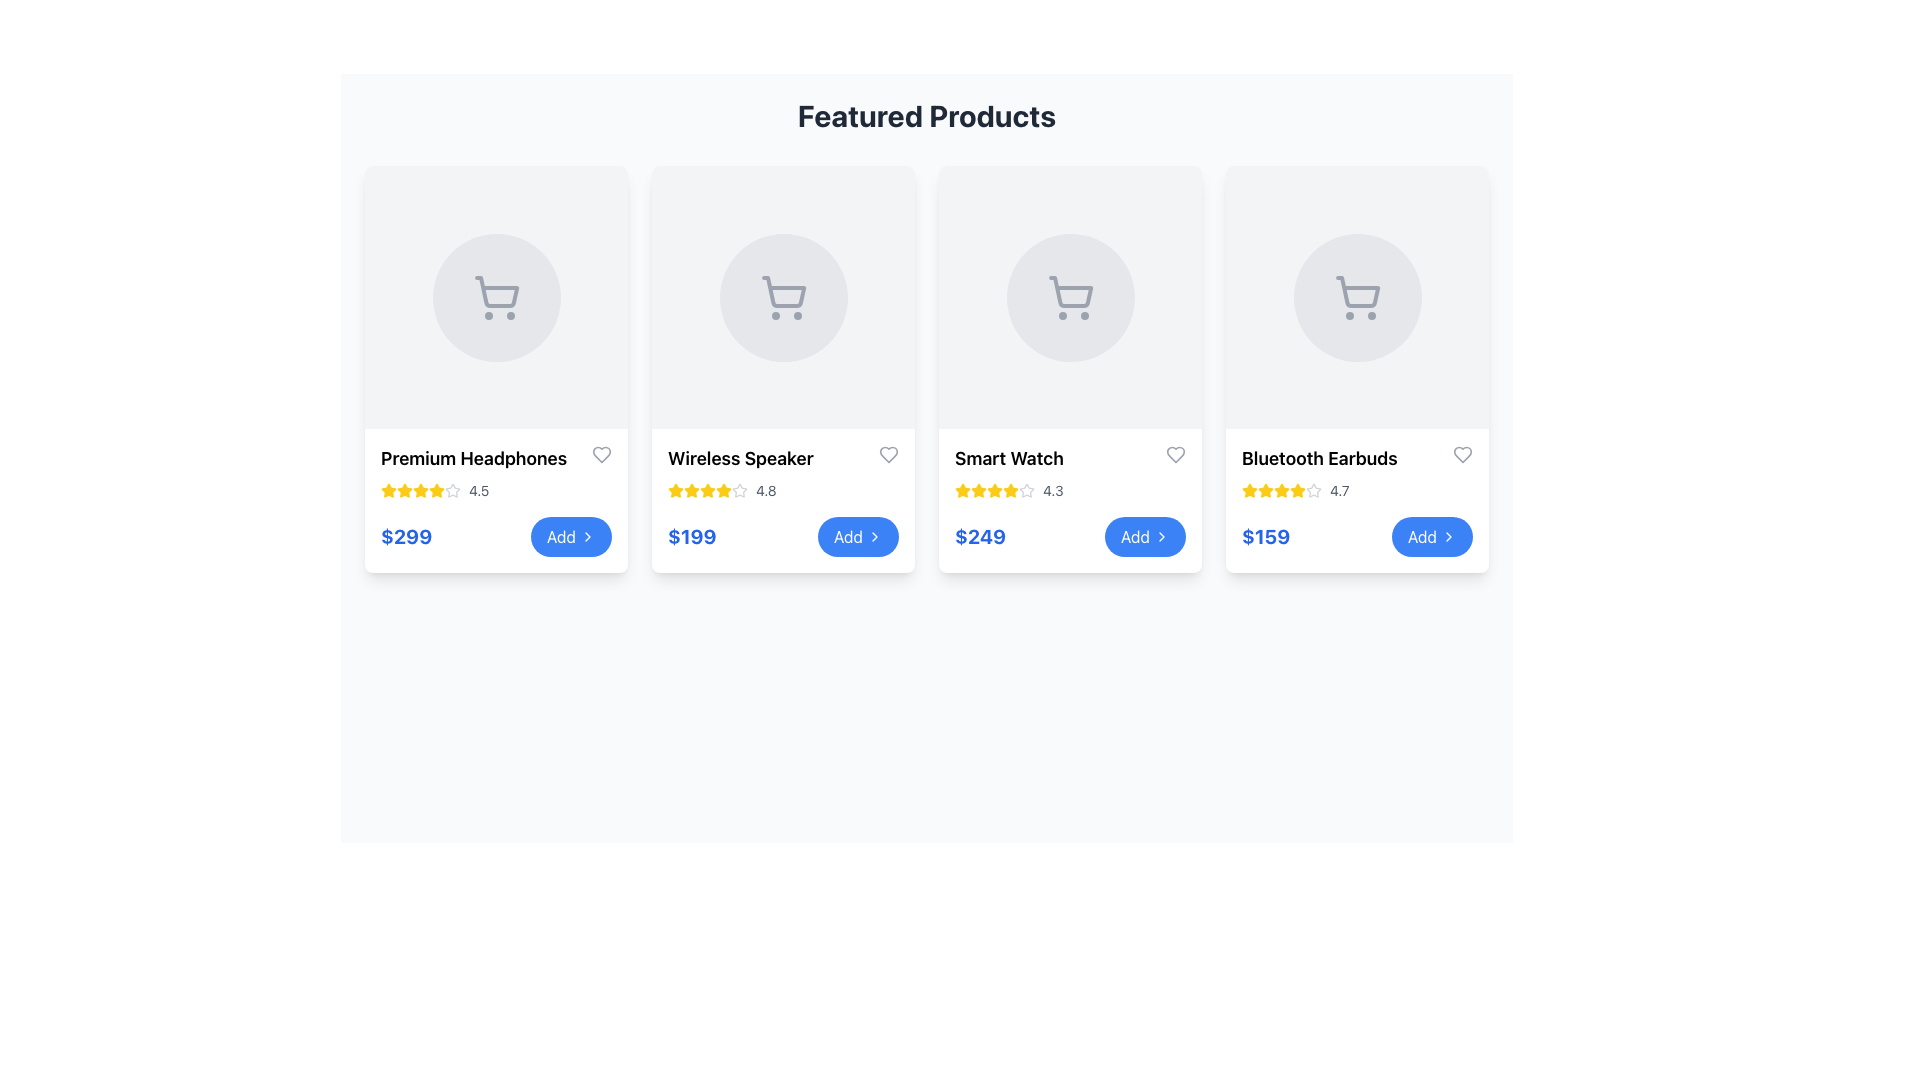 This screenshot has width=1920, height=1080. What do you see at coordinates (1339, 490) in the screenshot?
I see `the Text label displaying the product's average rating, located to the right of the yellow star icons in the fourth product card` at bounding box center [1339, 490].